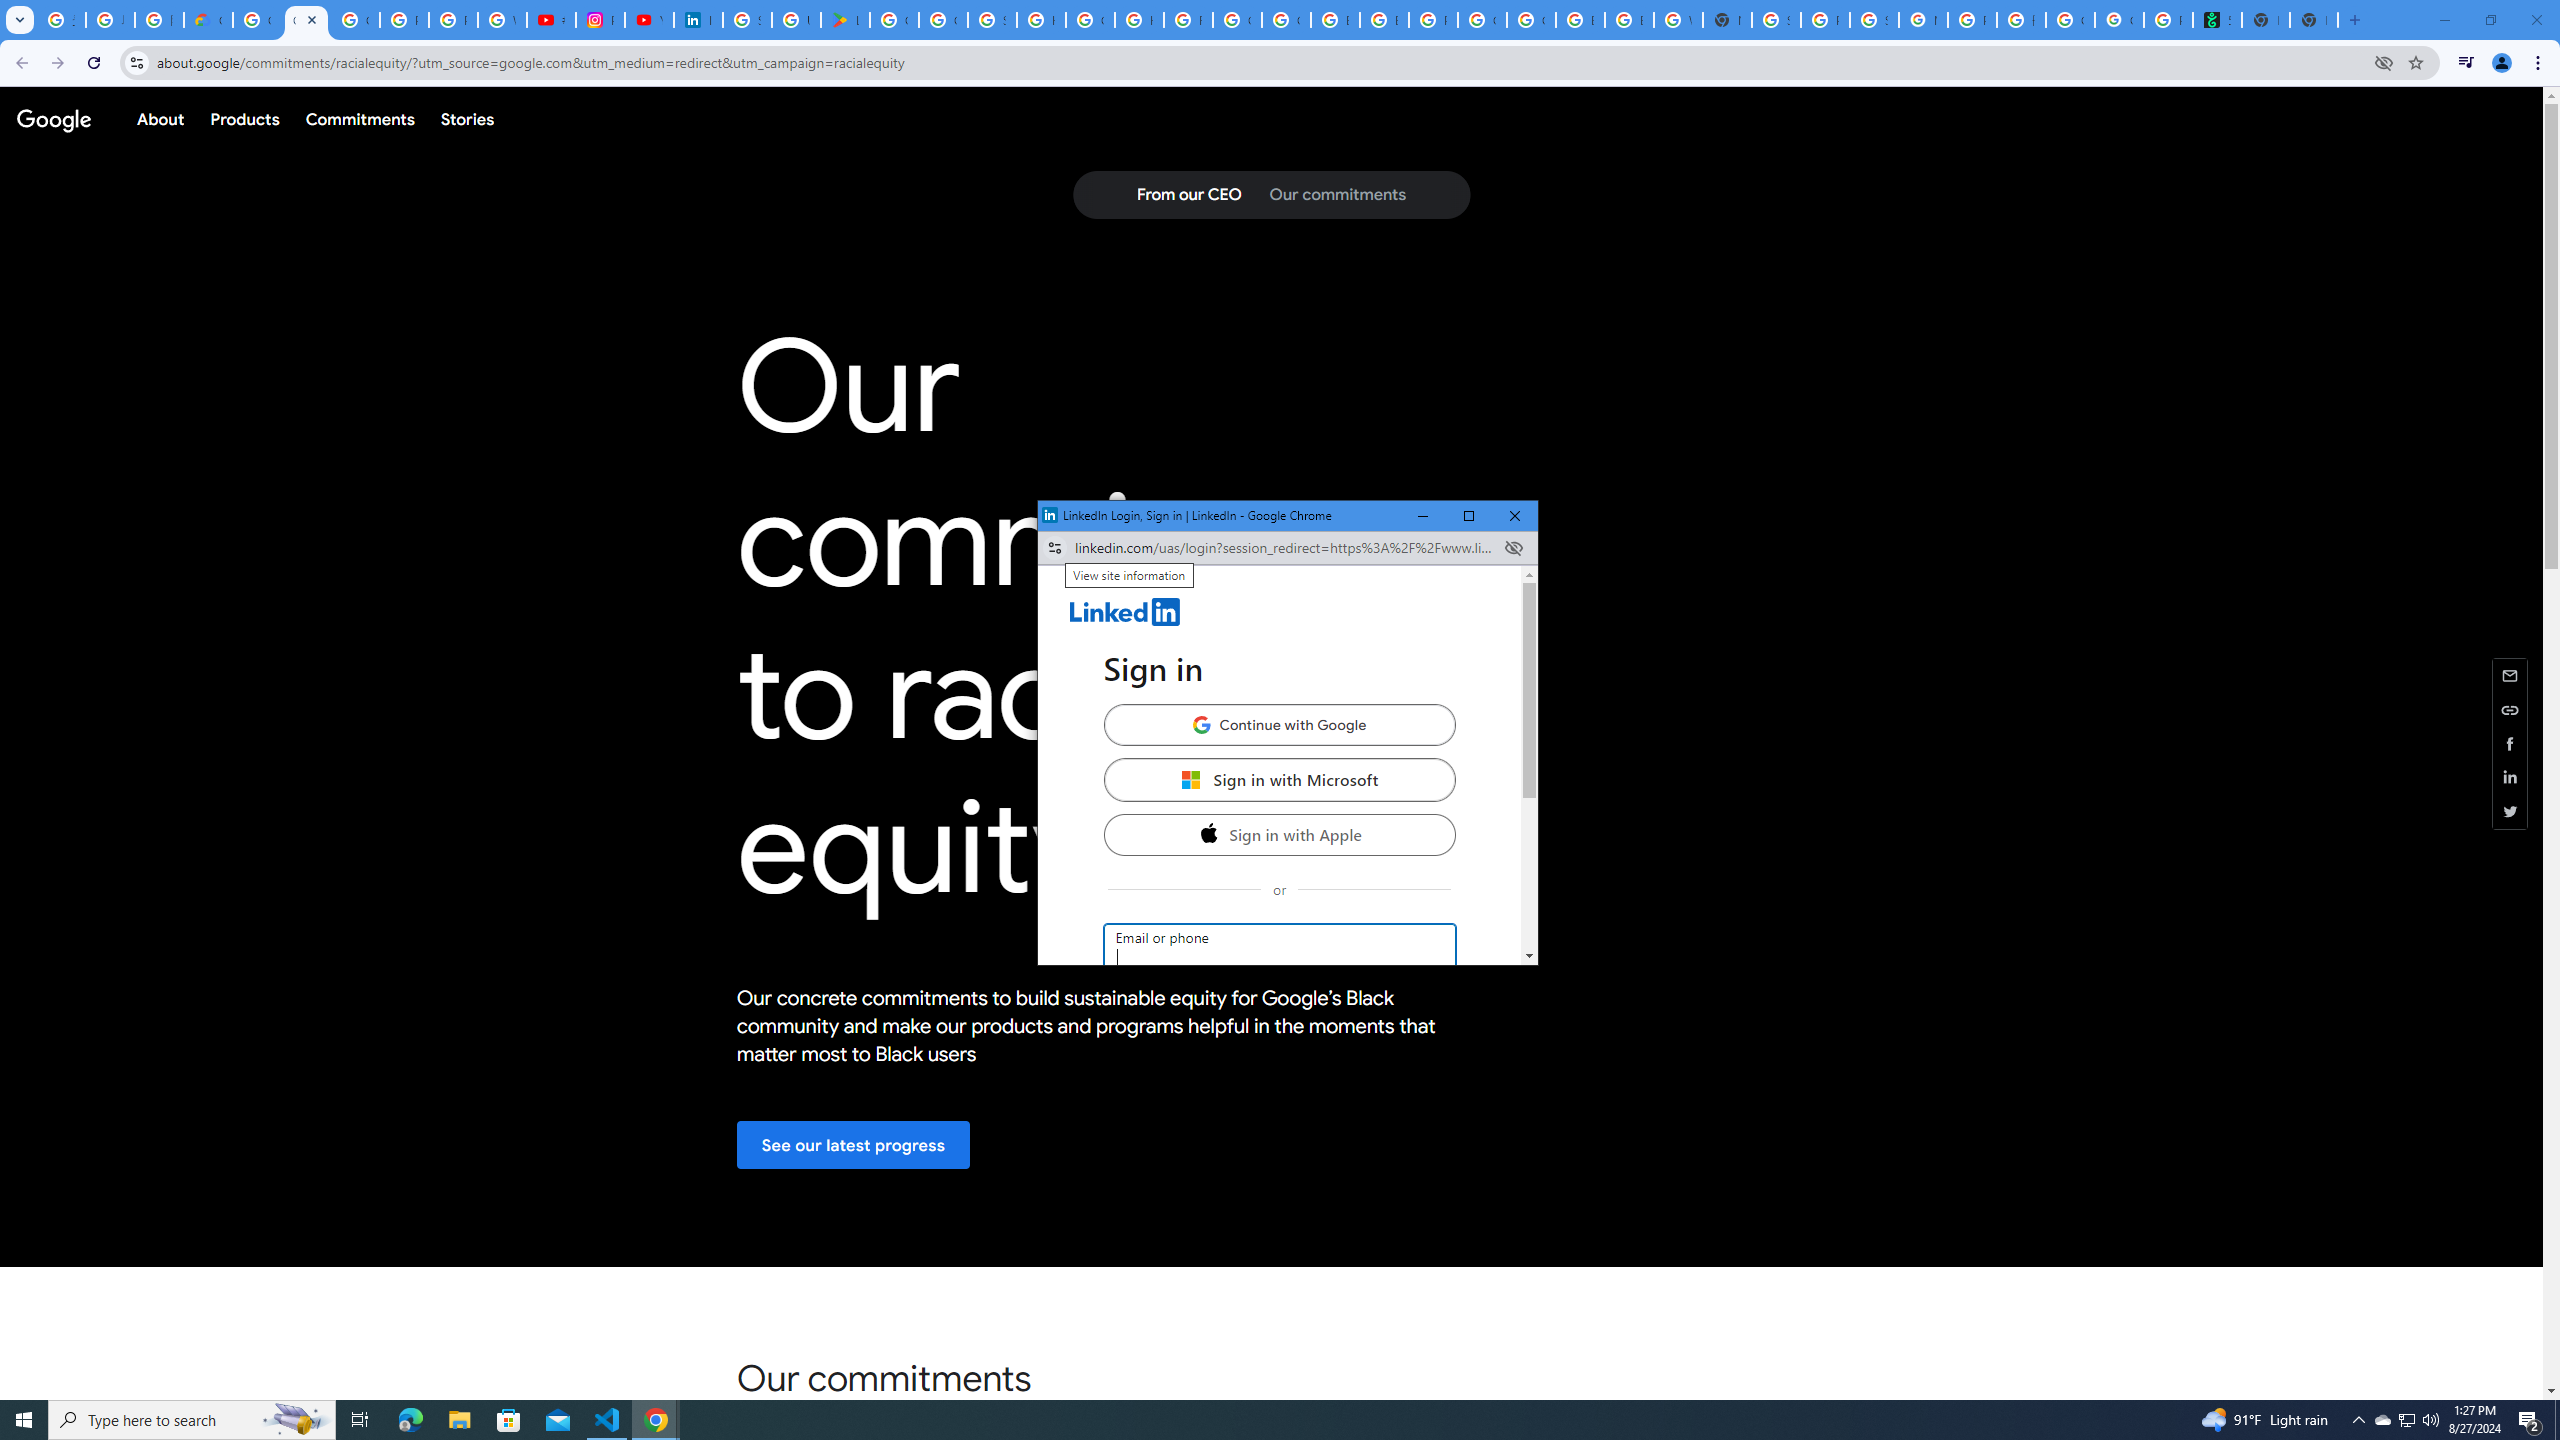 This screenshot has width=2560, height=1440. I want to click on 'Show desktop', so click(2556, 1418).